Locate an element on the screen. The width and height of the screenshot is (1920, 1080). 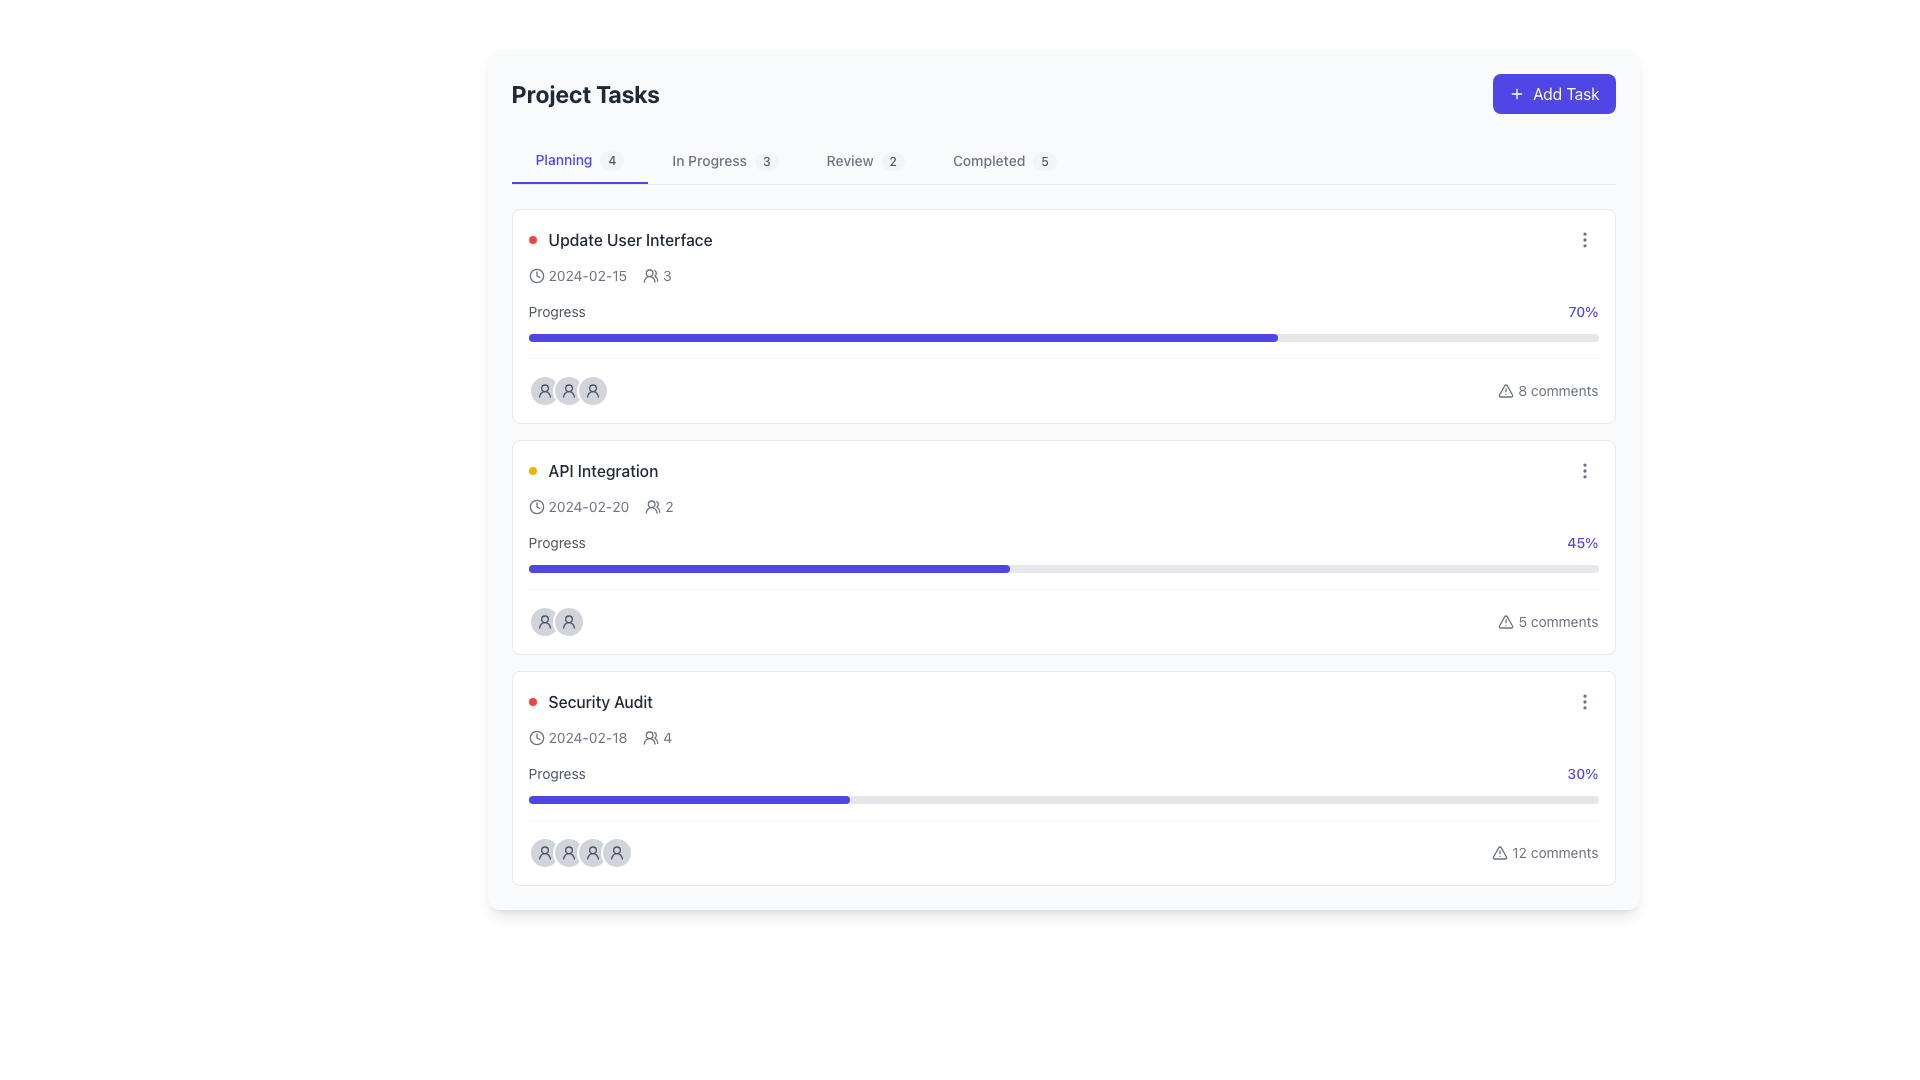
the 'Review' tab with a badge displaying the number '2' in the horizontal navigation bar under 'Project Tasks' is located at coordinates (865, 160).